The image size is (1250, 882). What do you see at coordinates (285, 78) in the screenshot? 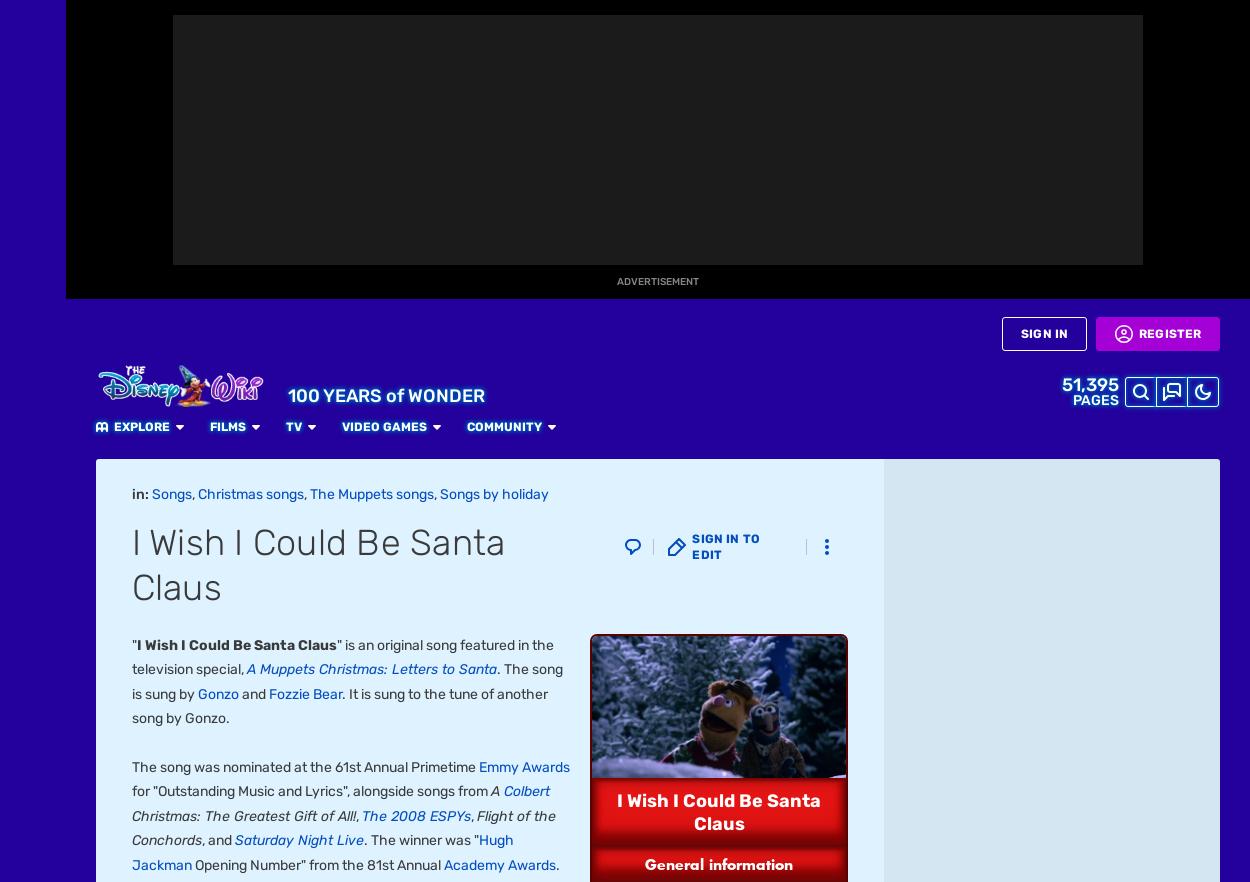
I see `'We know that love is the message of the season,'` at bounding box center [285, 78].